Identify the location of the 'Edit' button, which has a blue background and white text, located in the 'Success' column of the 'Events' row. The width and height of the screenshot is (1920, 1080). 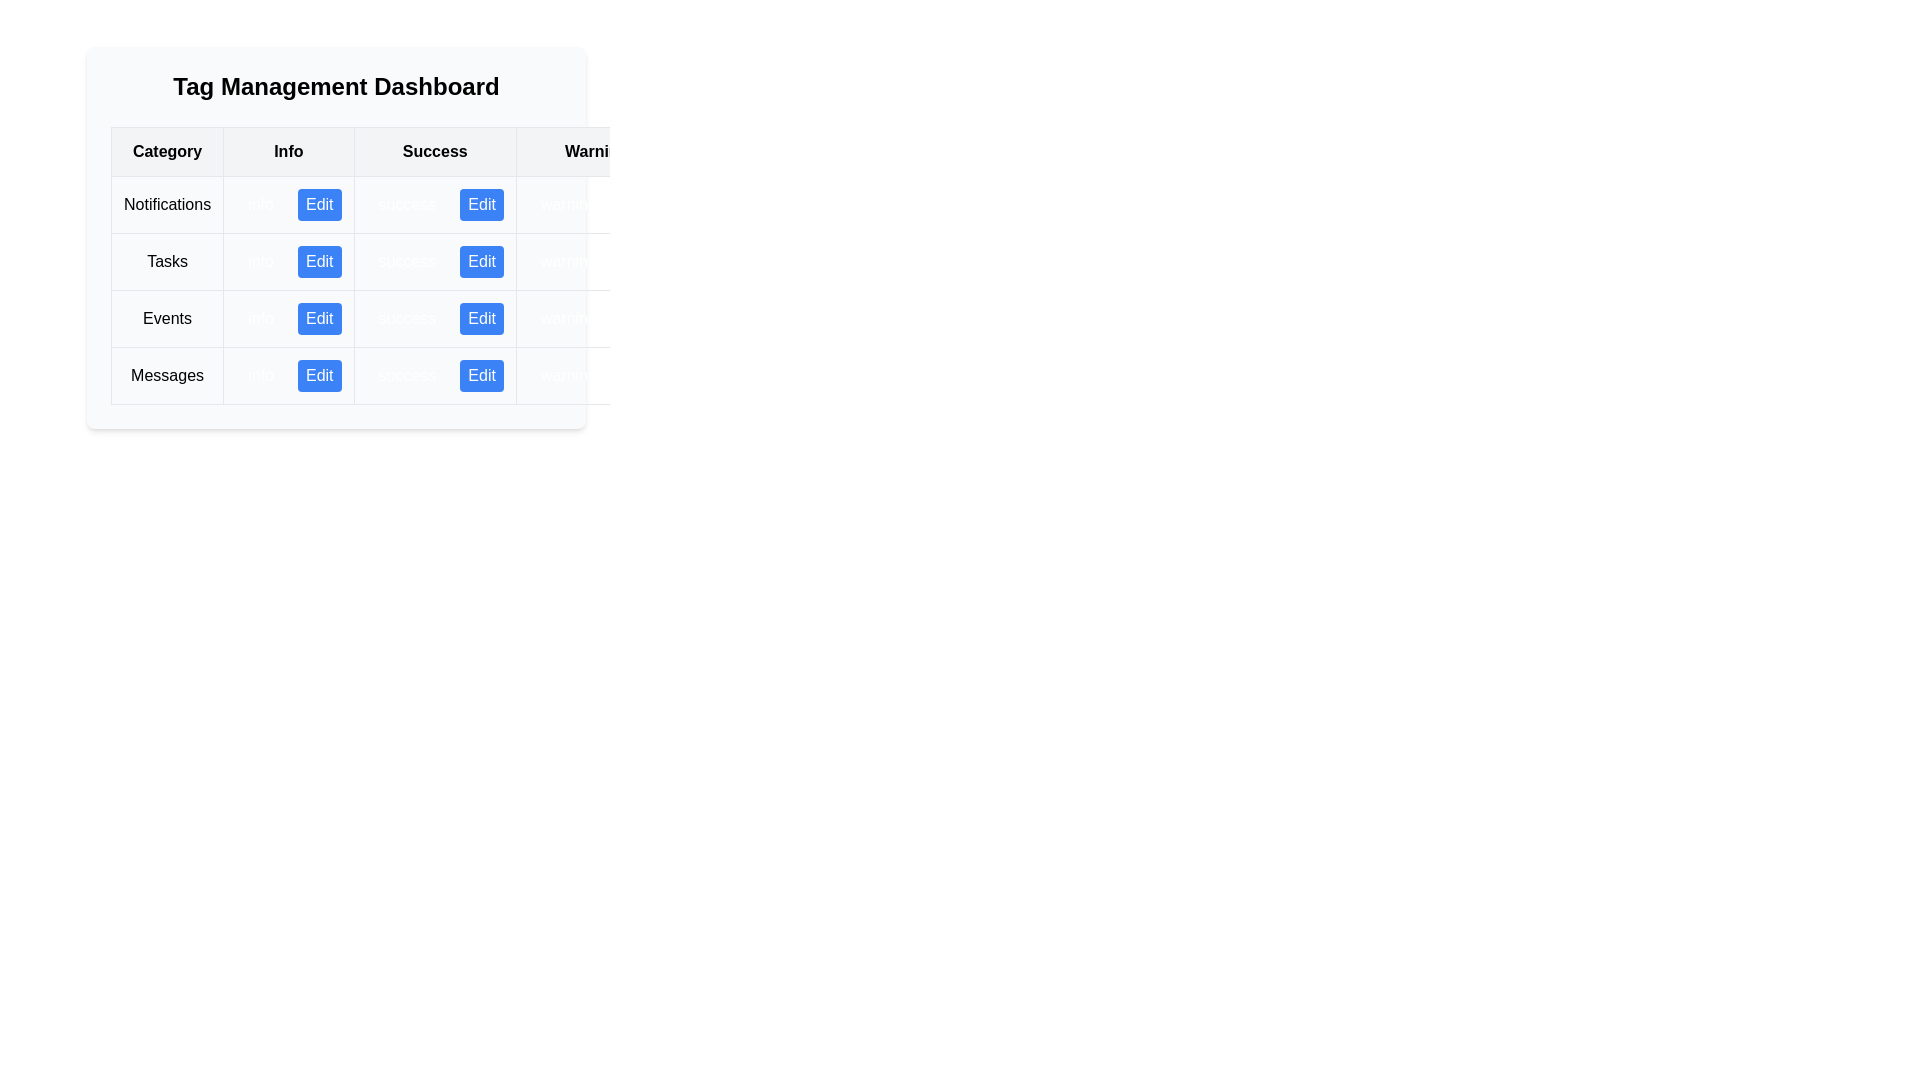
(482, 318).